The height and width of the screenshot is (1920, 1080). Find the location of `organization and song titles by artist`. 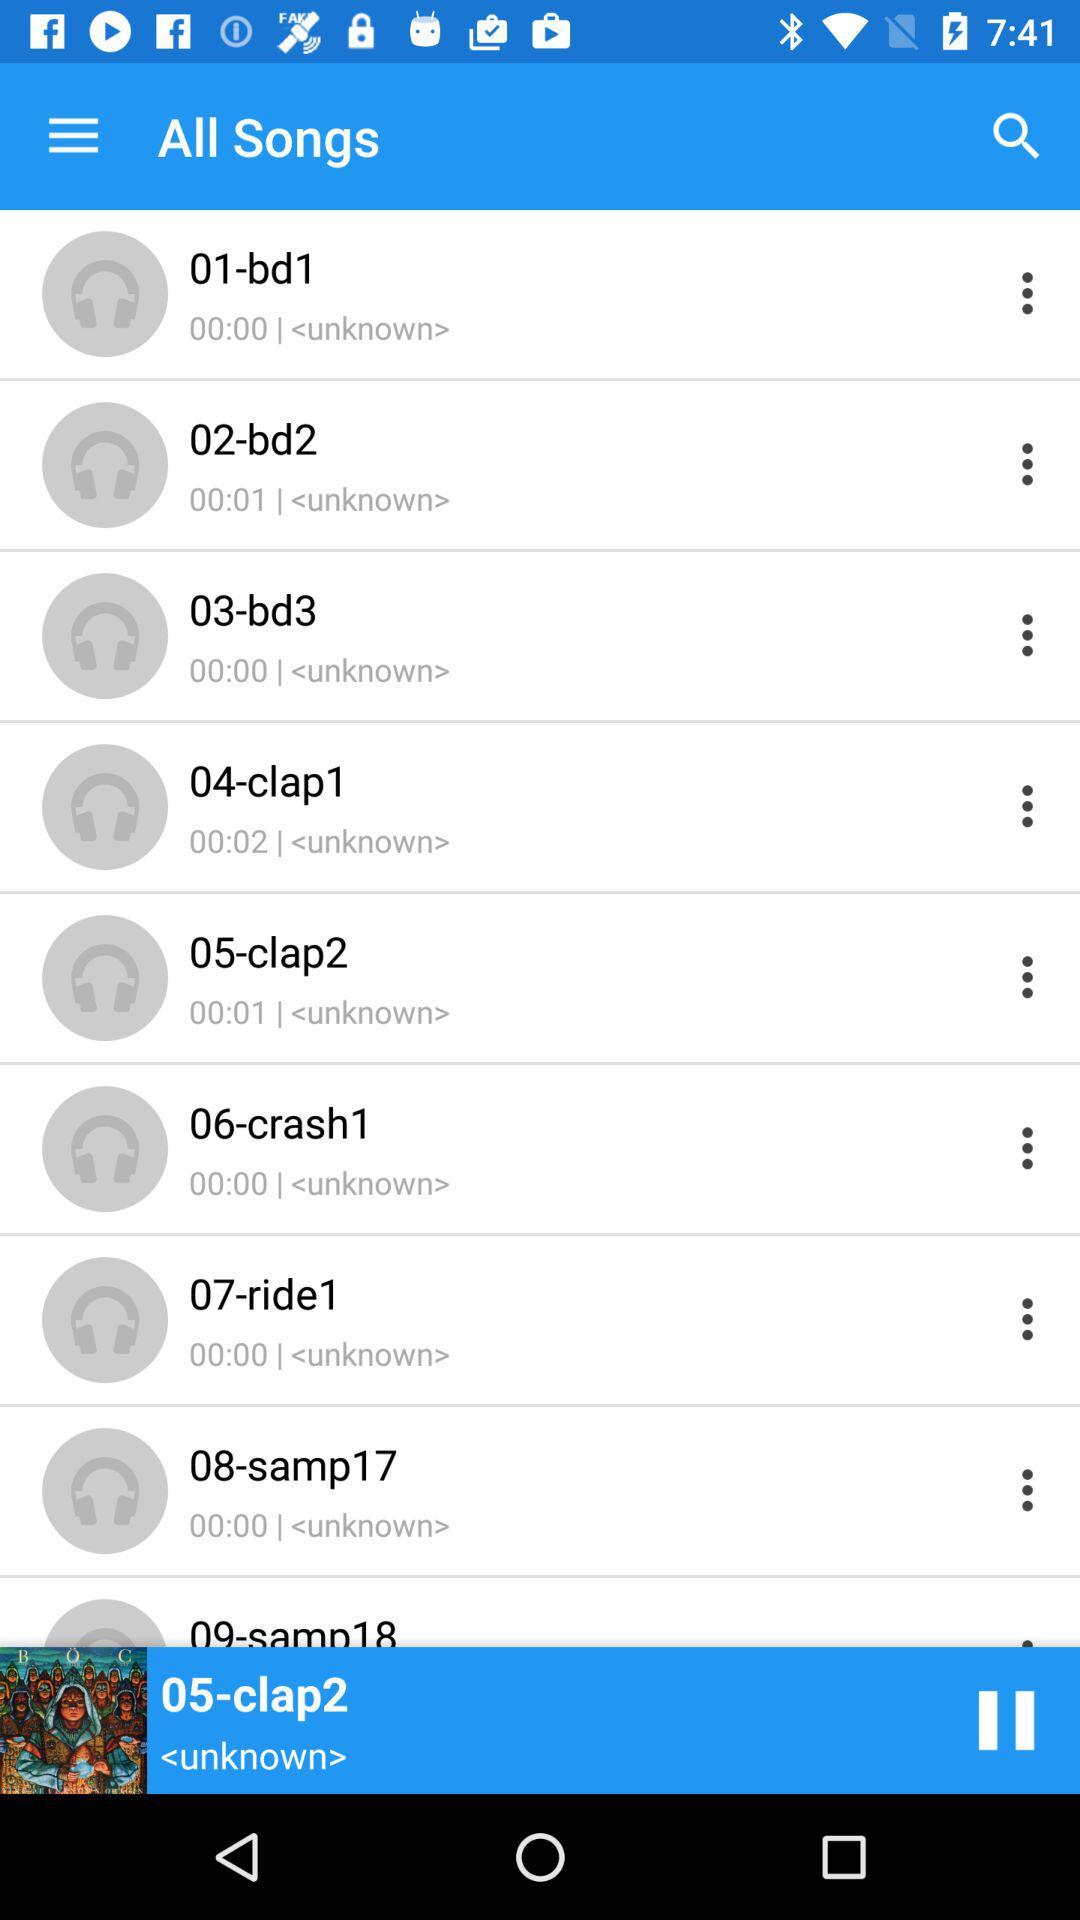

organization and song titles by artist is located at coordinates (1027, 463).